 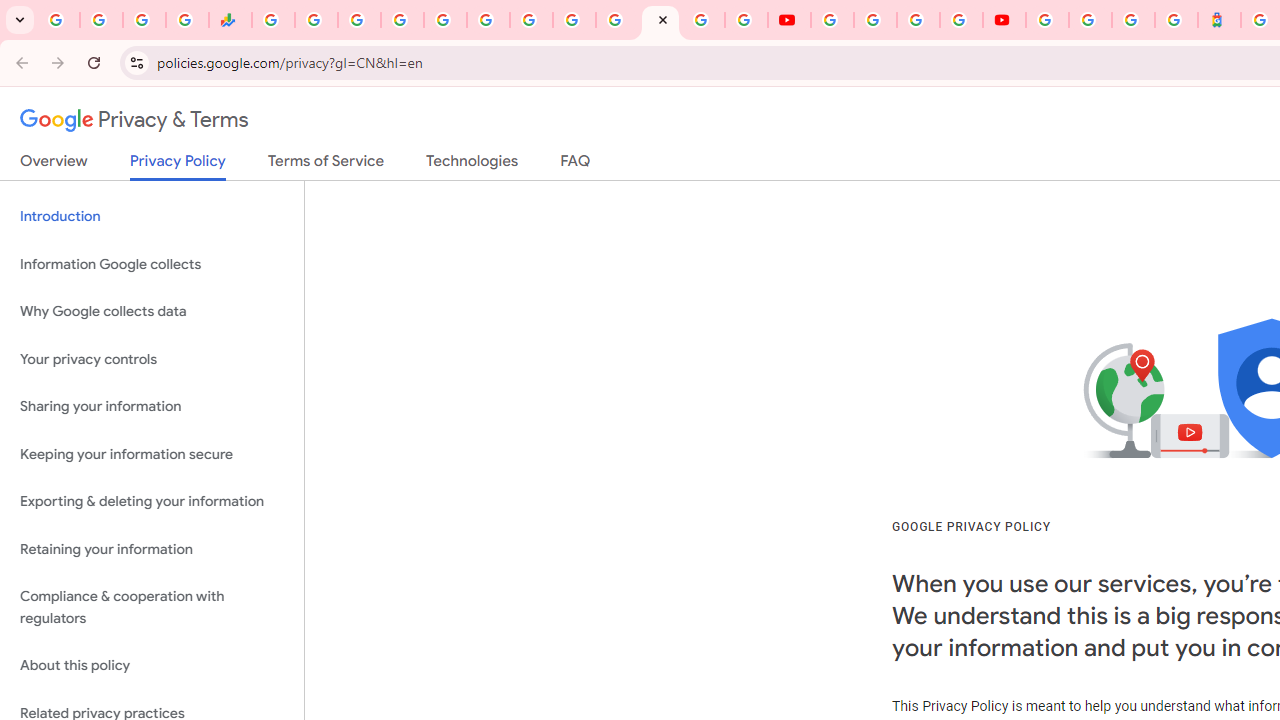 What do you see at coordinates (1218, 20) in the screenshot?
I see `'Atour Hotel - Google hotels'` at bounding box center [1218, 20].